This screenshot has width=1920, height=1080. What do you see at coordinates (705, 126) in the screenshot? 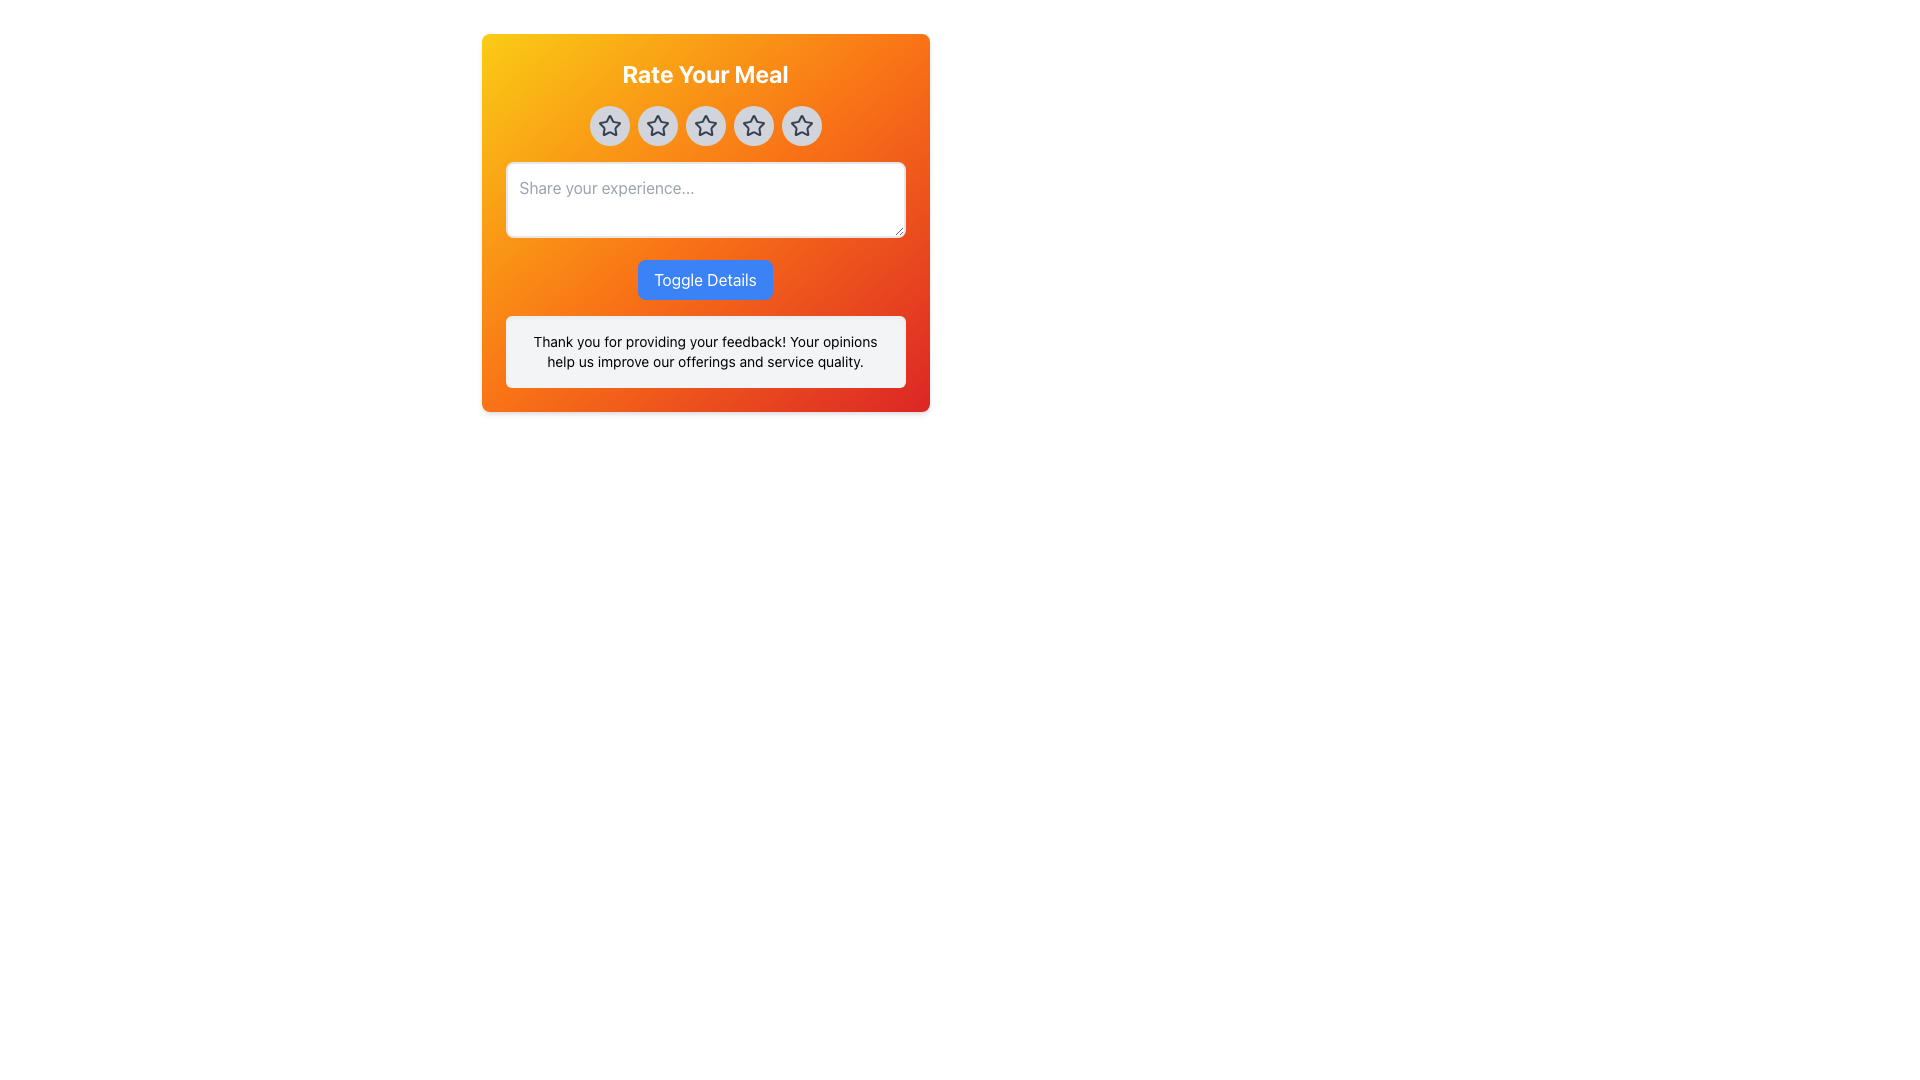
I see `the third circular button for rating under the 'Rate Your Meal' title` at bounding box center [705, 126].